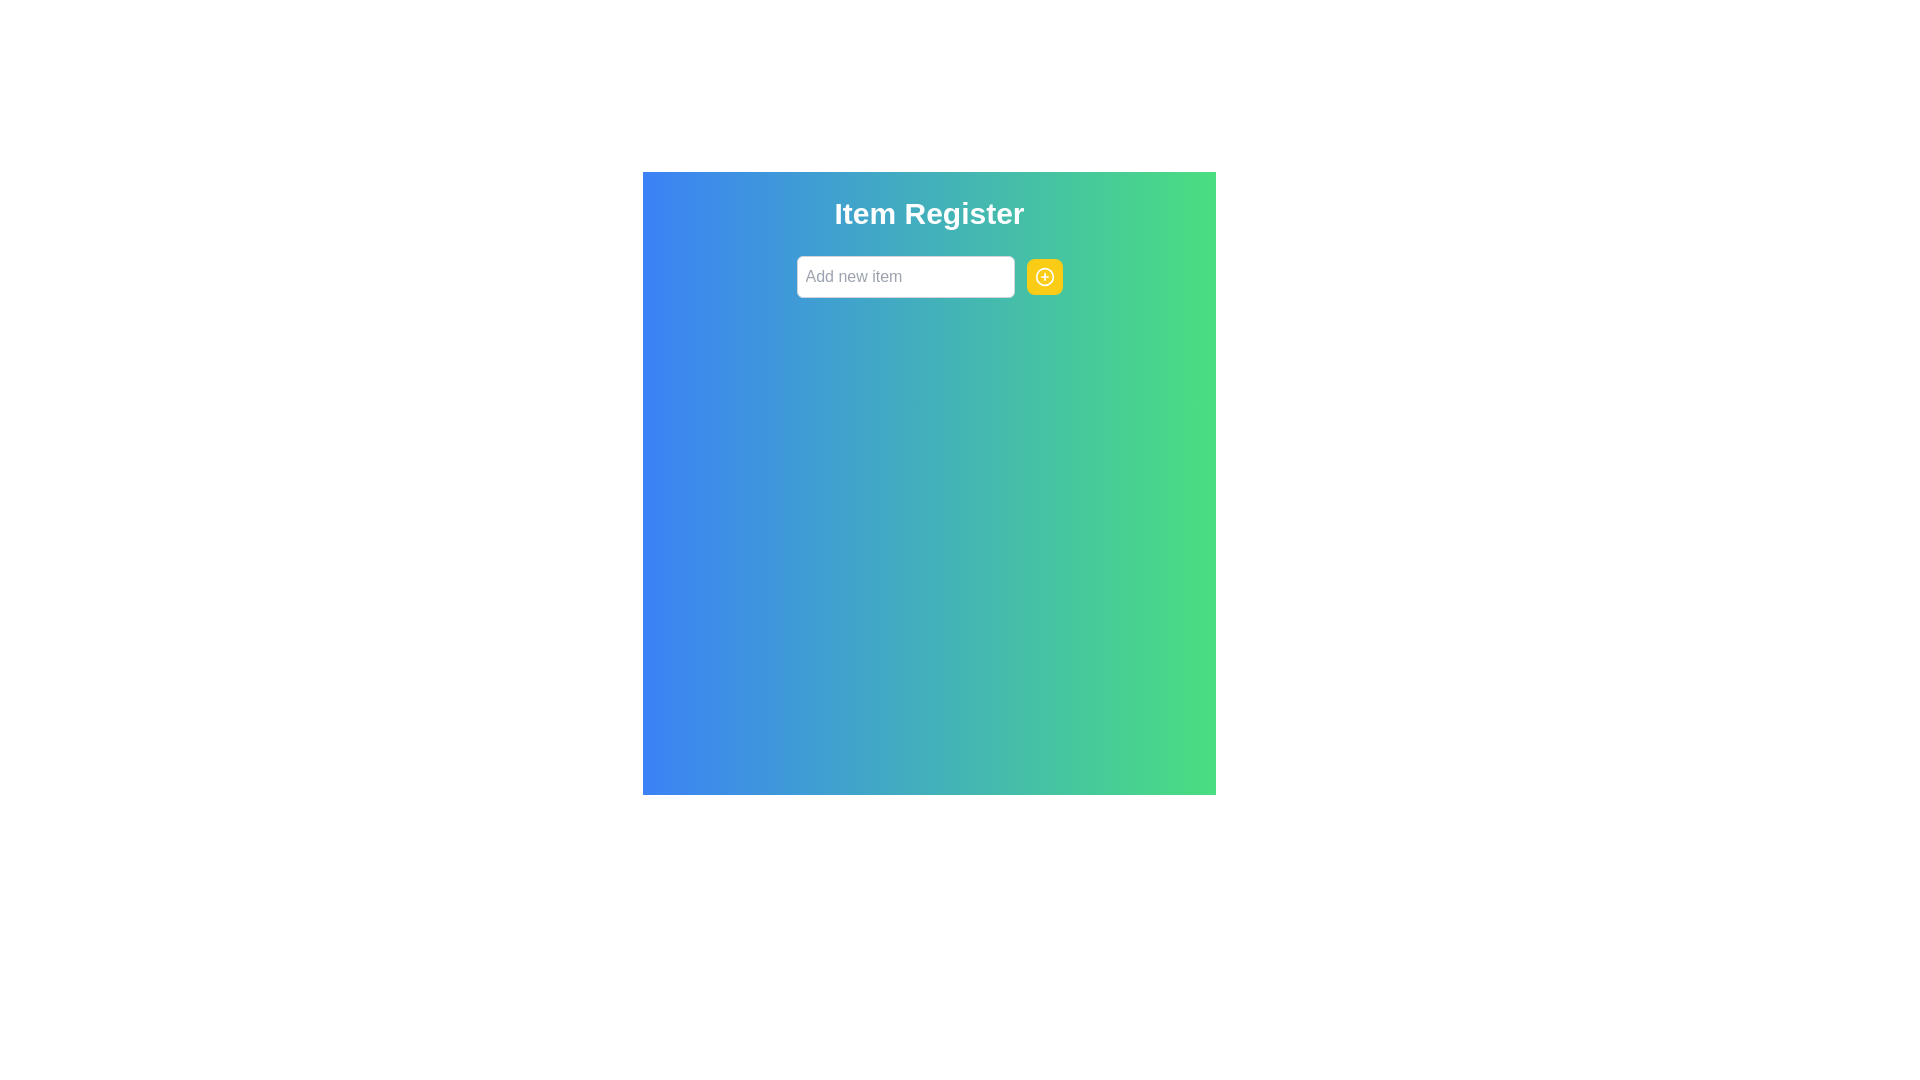 The width and height of the screenshot is (1920, 1080). I want to click on the graphical representation of the Circle element in the SVG interface, which denotes an addition action and is located towards the top-right of the interface, adjacent to the 'Add new item' input box, so click(1043, 277).